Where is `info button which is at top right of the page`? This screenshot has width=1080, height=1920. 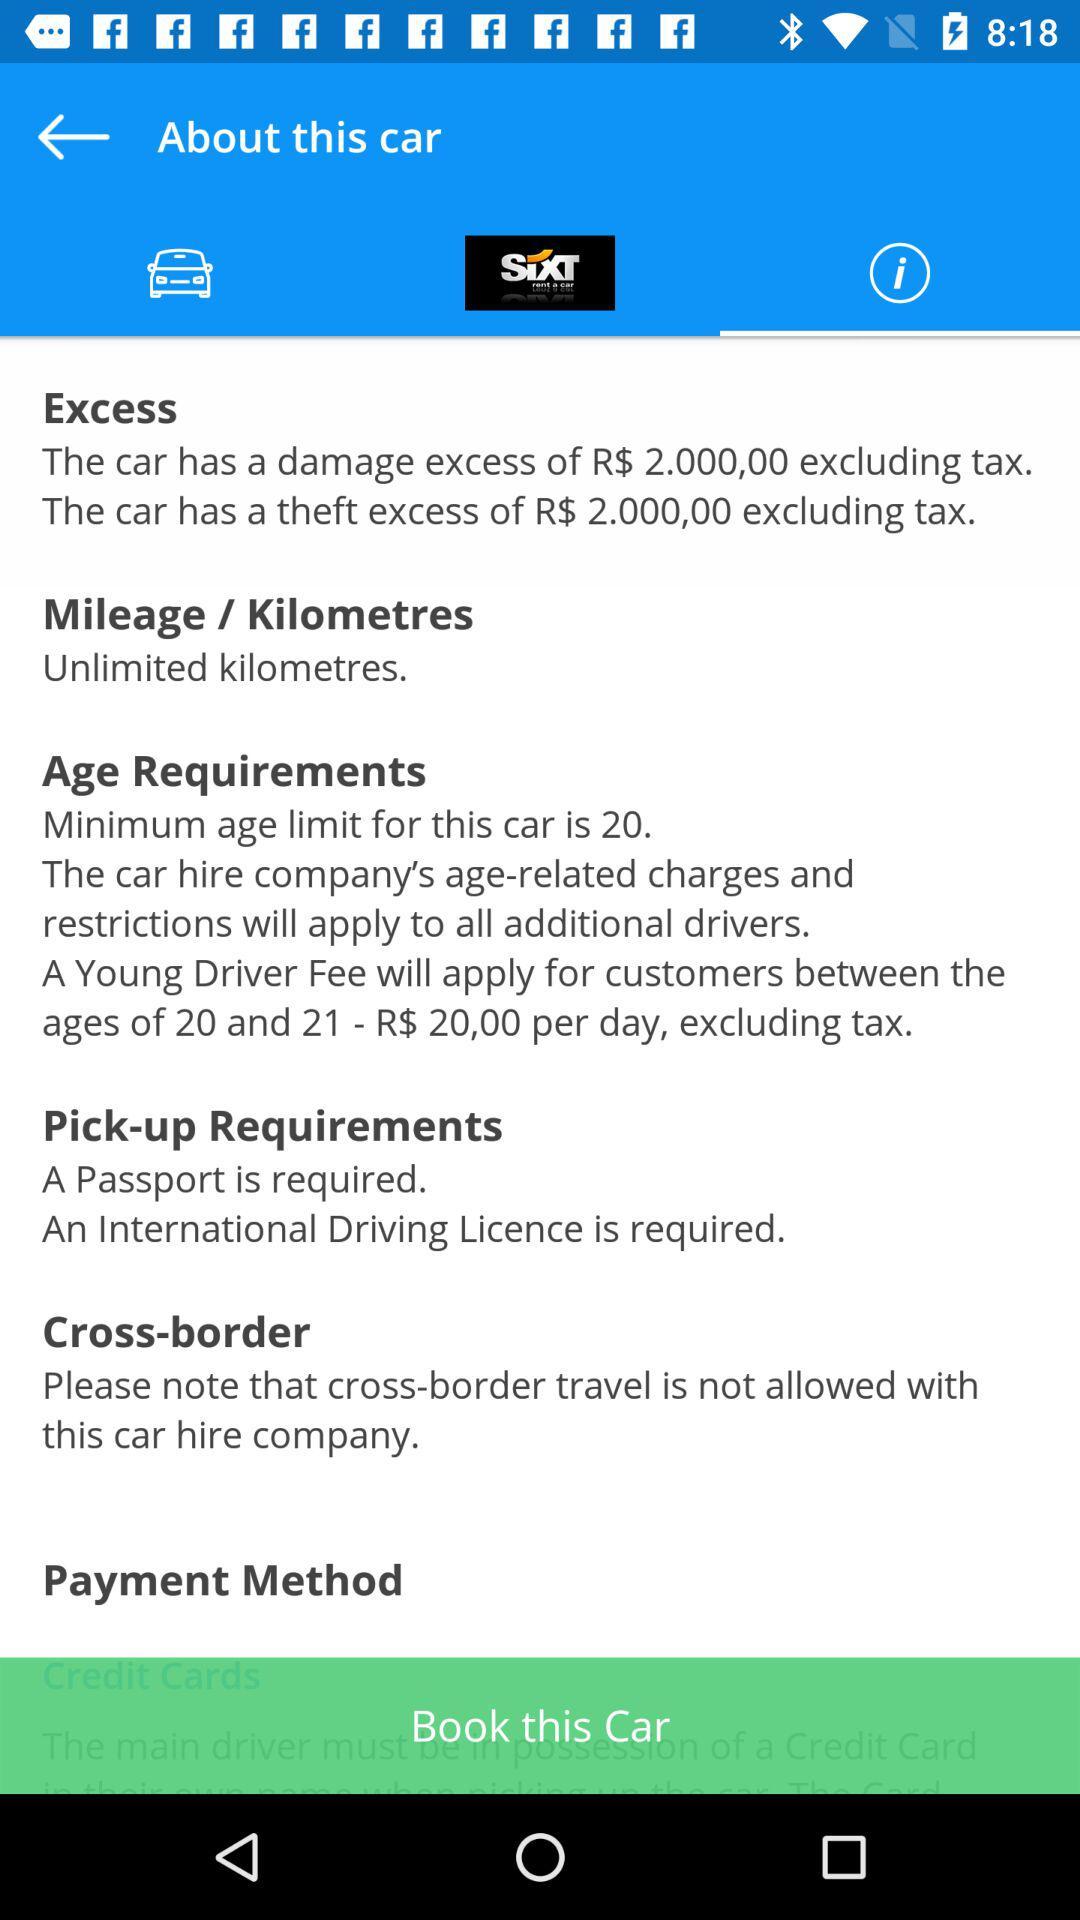 info button which is at top right of the page is located at coordinates (898, 272).